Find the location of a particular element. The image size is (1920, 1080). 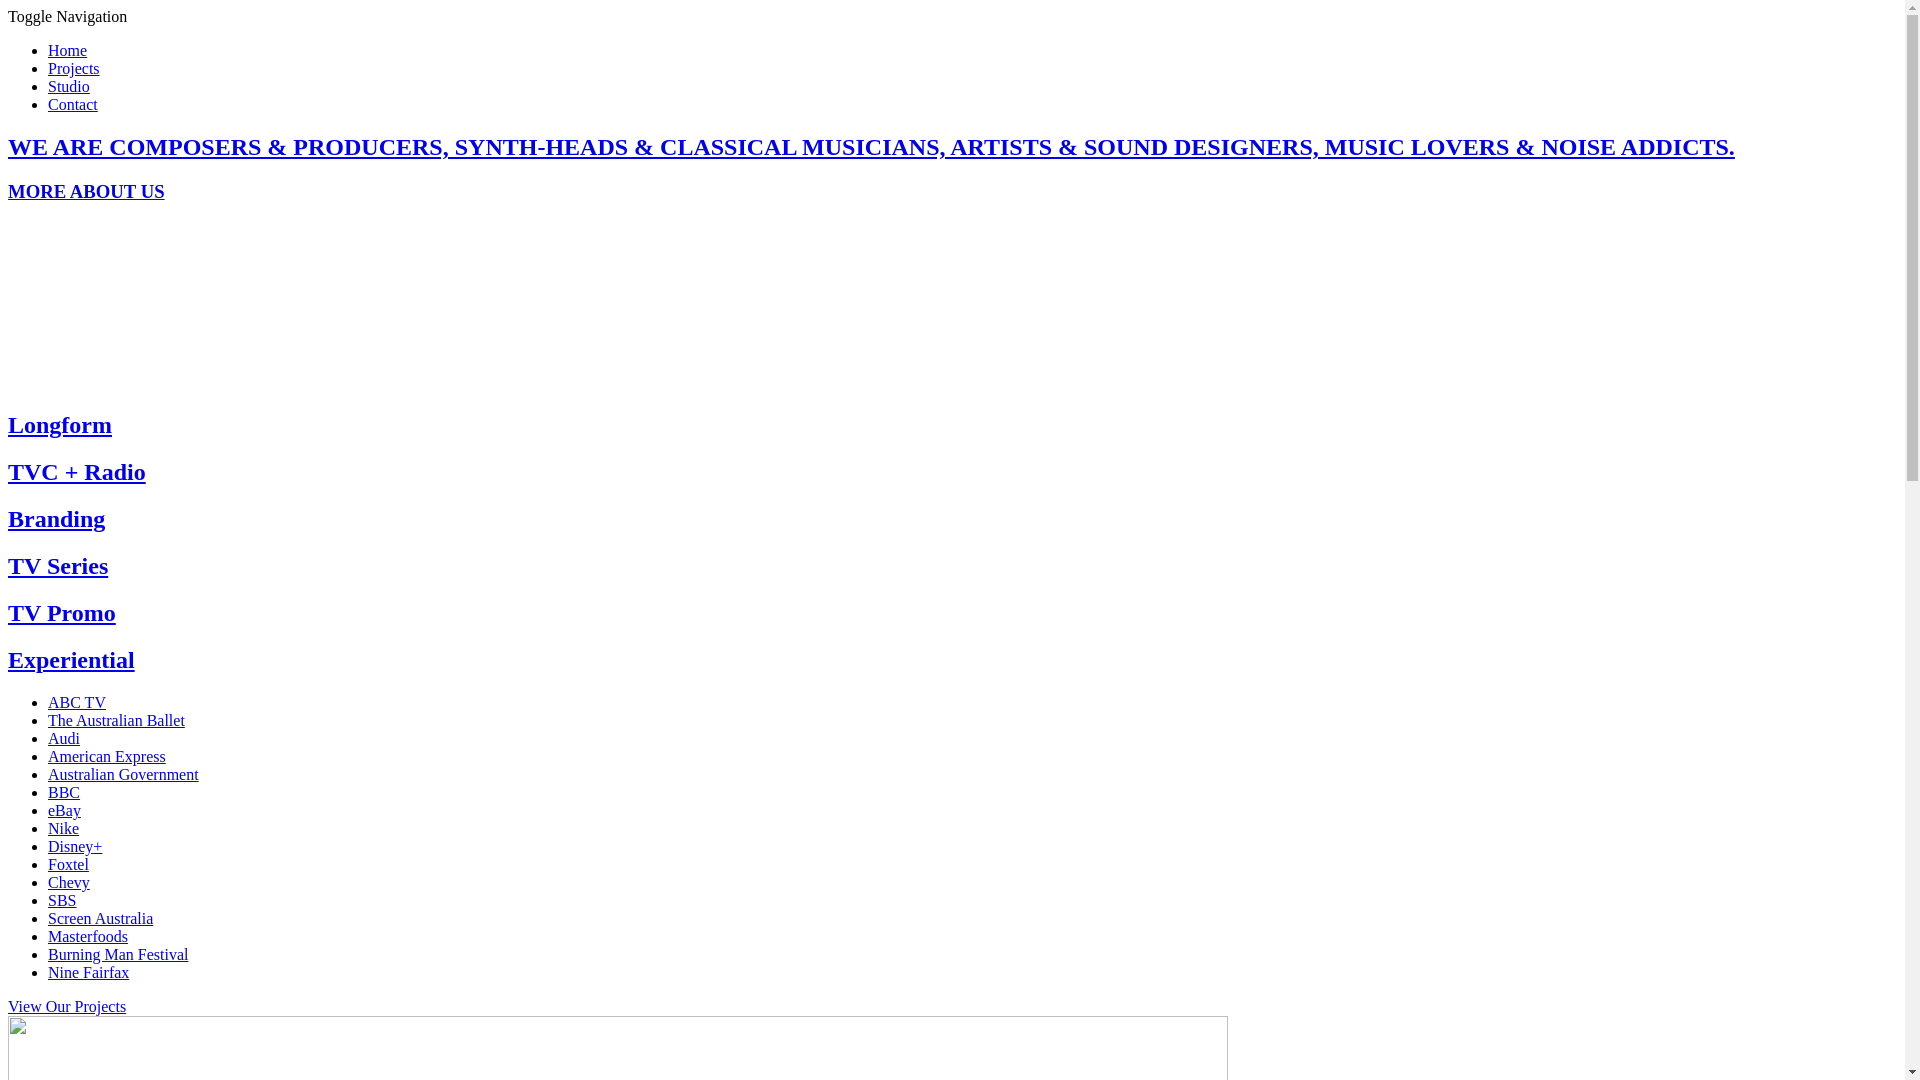

'Disney+' is located at coordinates (75, 846).